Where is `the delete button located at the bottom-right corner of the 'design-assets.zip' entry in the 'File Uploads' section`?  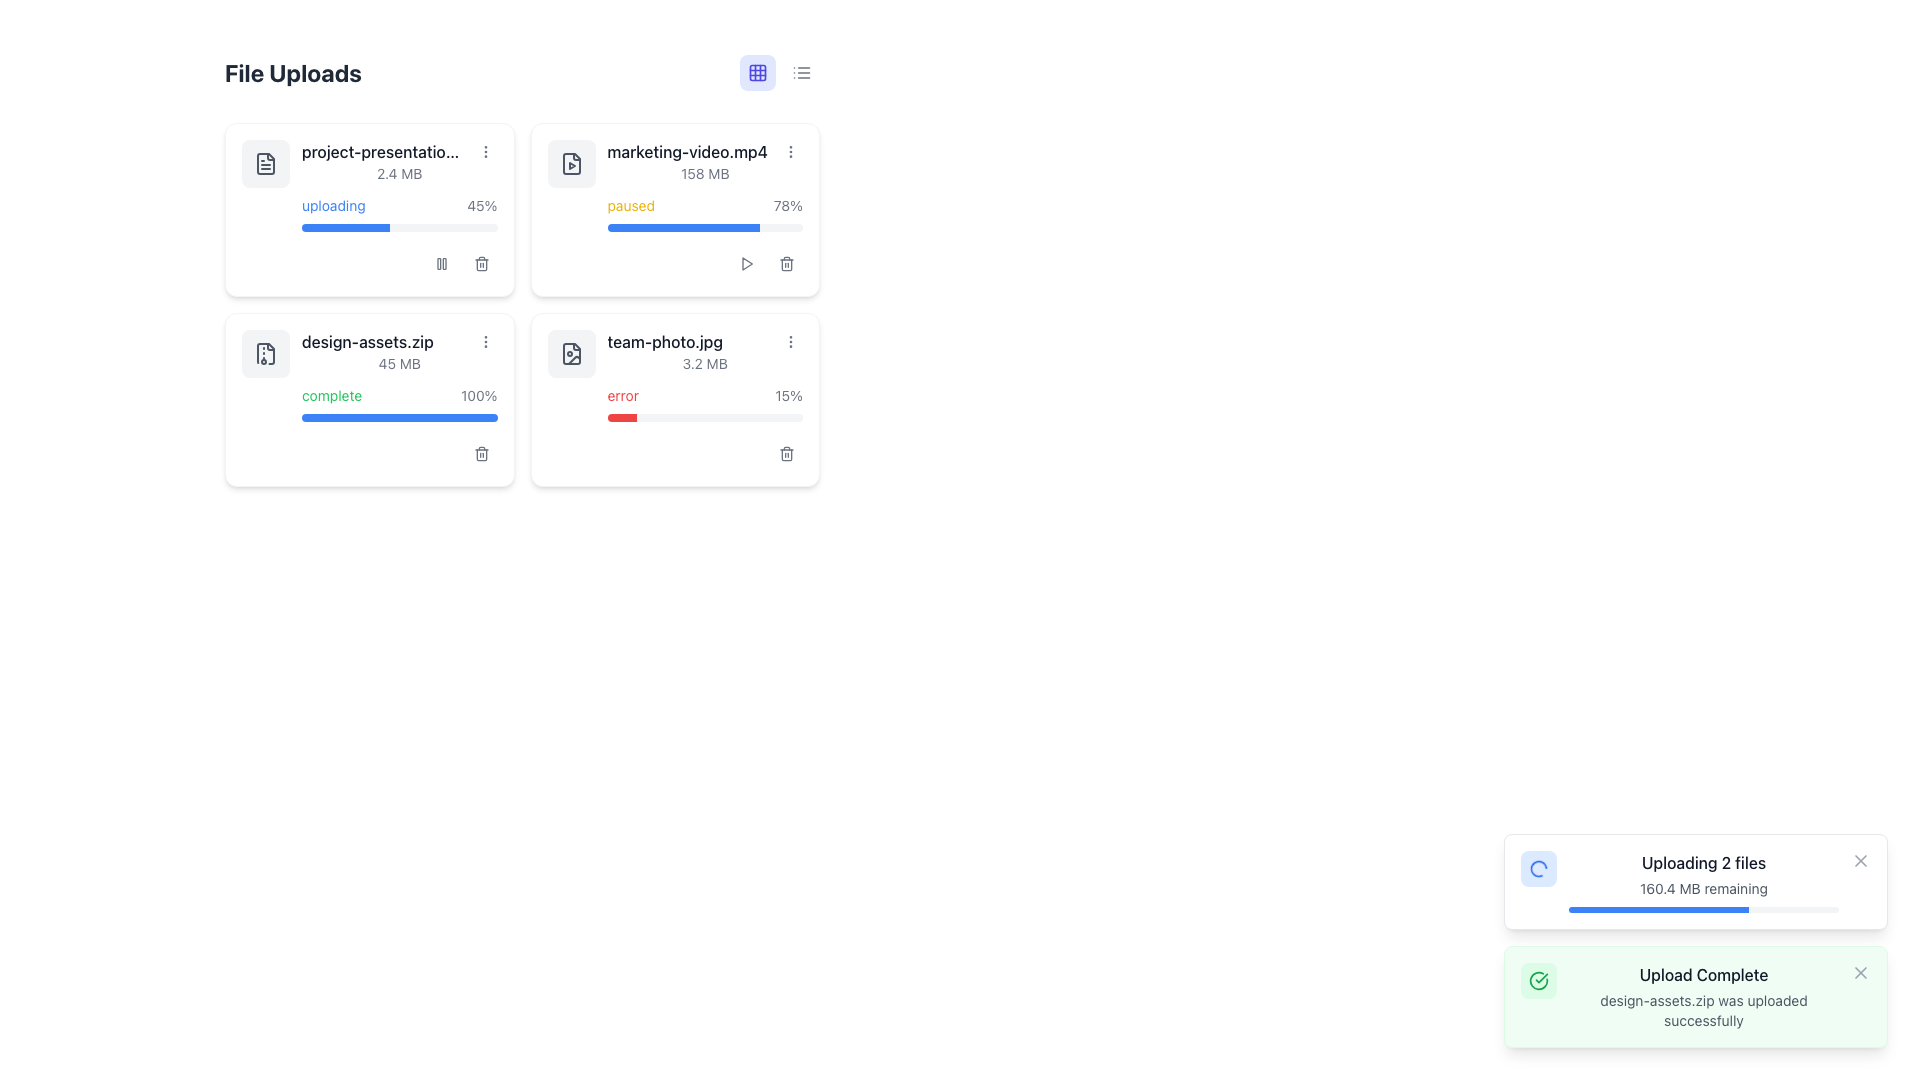
the delete button located at the bottom-right corner of the 'design-assets.zip' entry in the 'File Uploads' section is located at coordinates (481, 454).